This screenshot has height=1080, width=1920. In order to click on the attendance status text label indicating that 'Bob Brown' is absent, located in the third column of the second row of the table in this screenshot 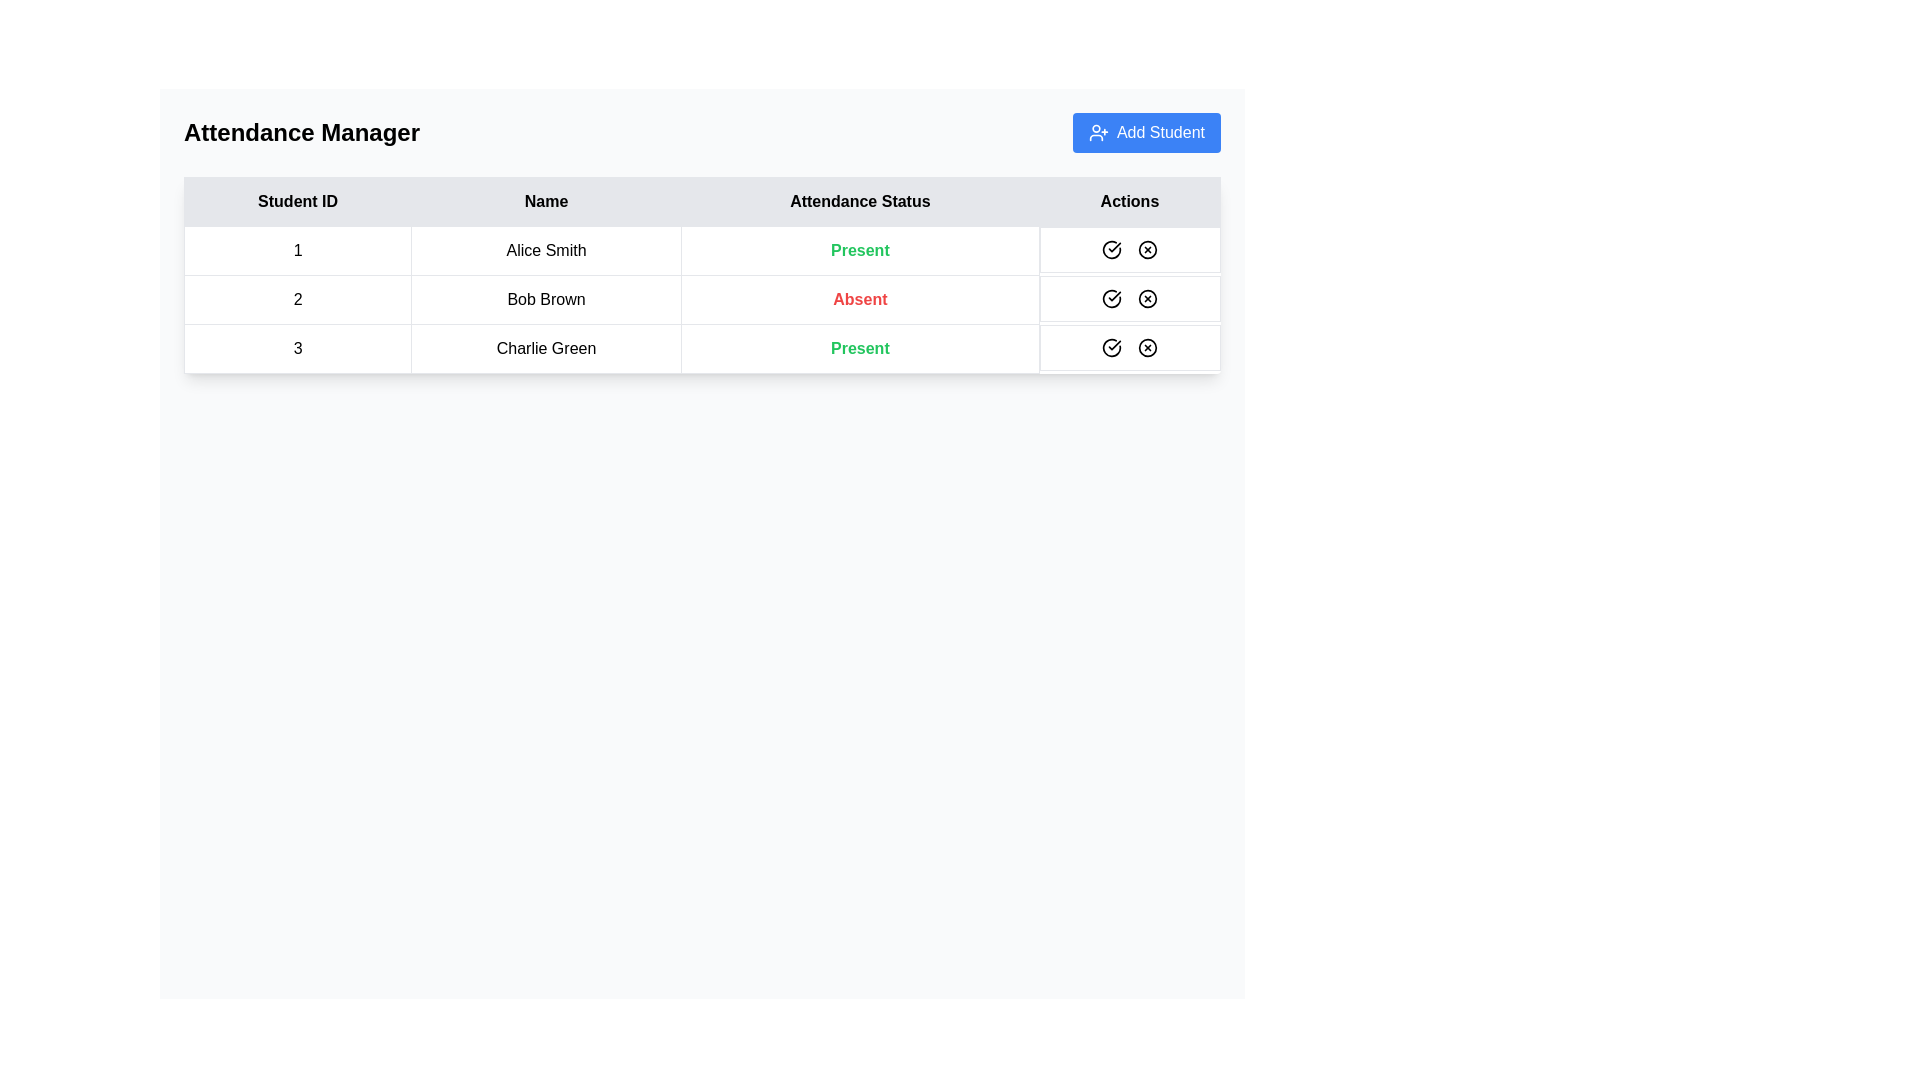, I will do `click(860, 300)`.